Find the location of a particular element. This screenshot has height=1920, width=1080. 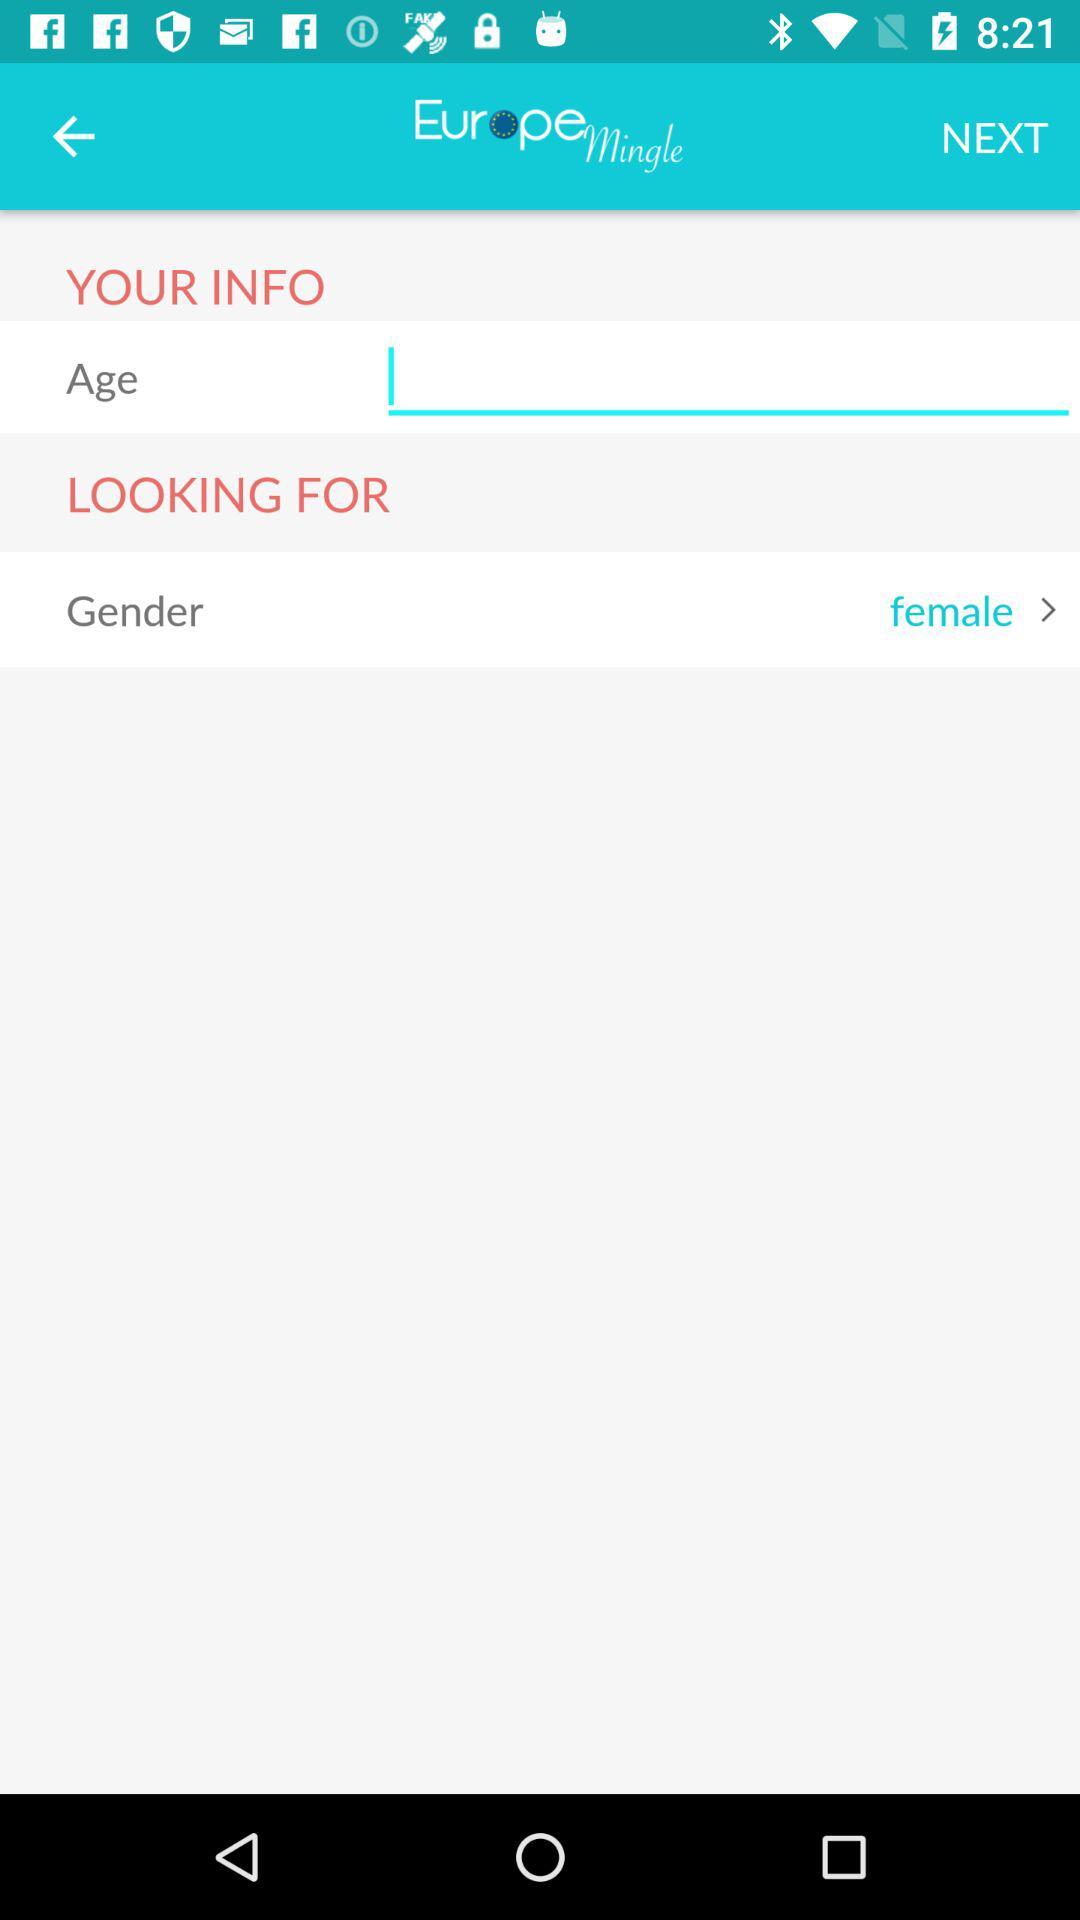

the next is located at coordinates (994, 135).